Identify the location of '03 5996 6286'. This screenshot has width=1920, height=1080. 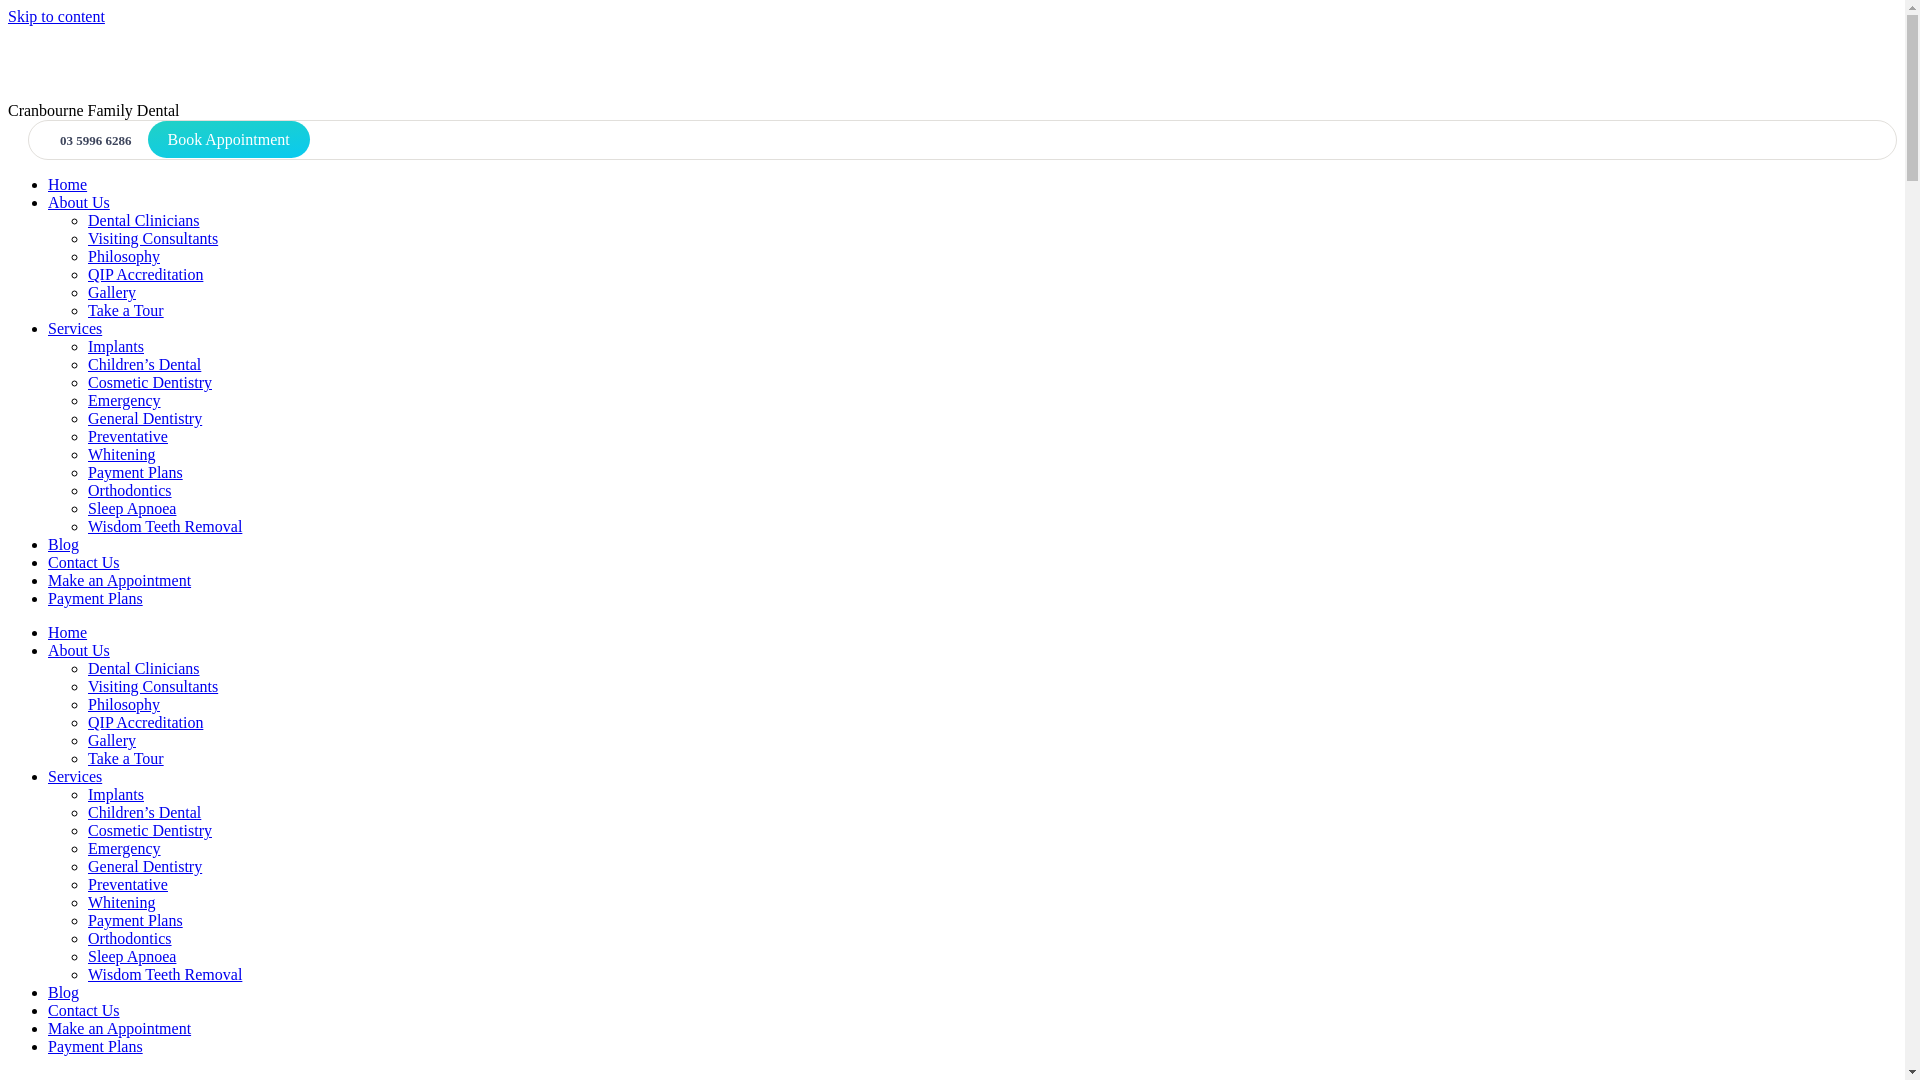
(89, 139).